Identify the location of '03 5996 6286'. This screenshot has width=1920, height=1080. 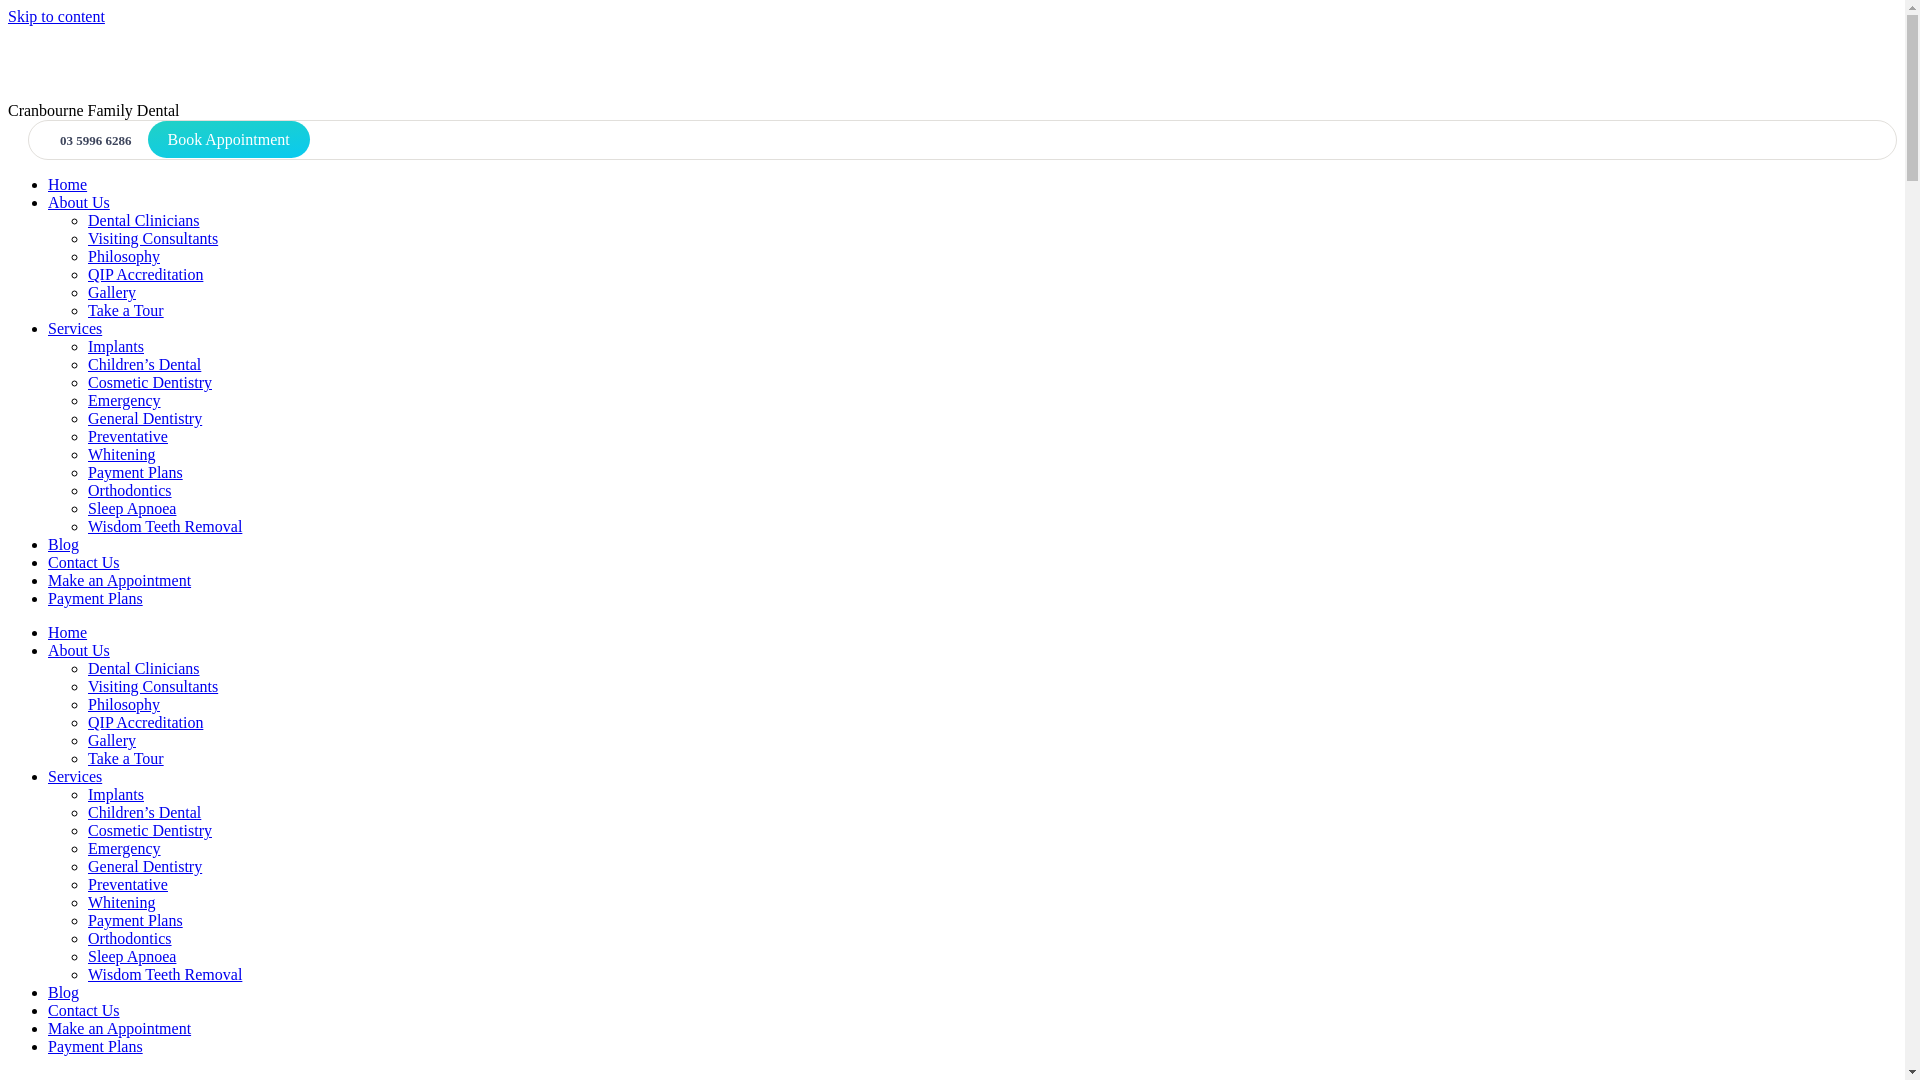
(89, 139).